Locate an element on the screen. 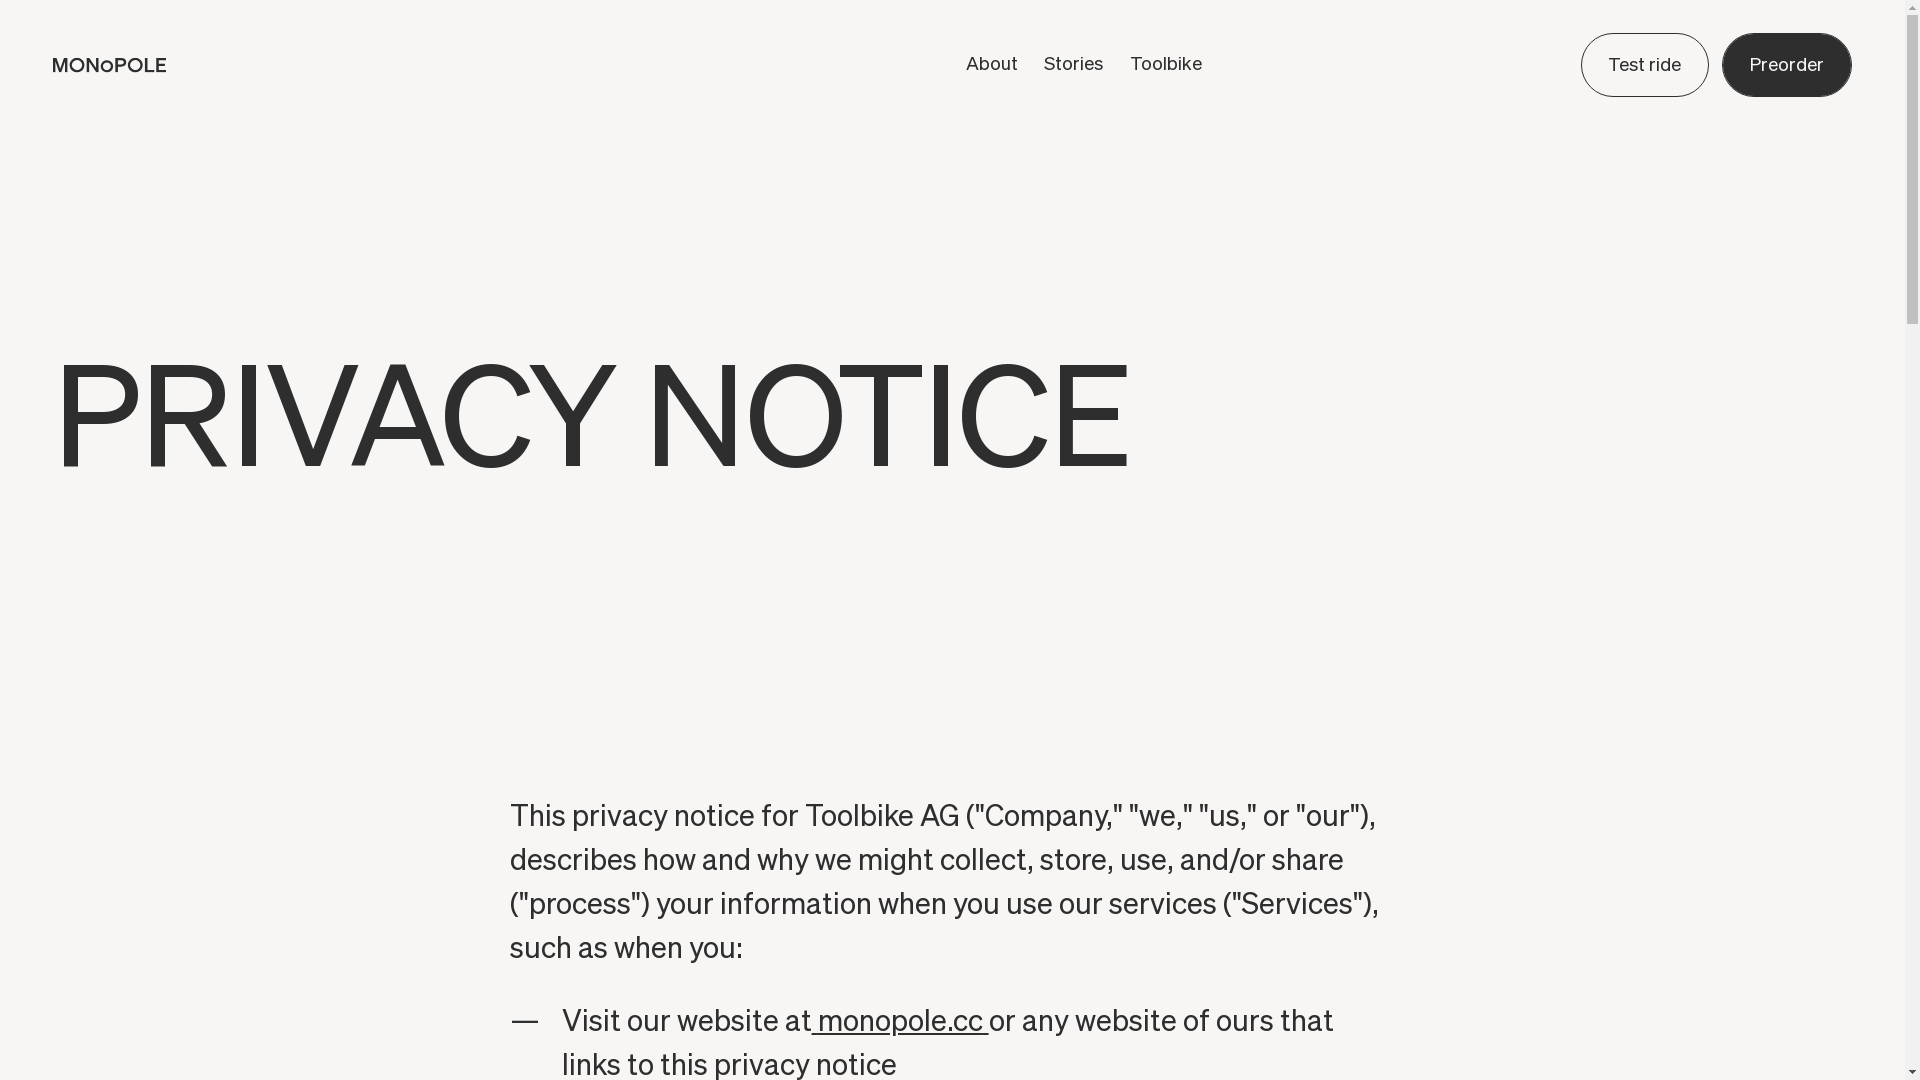 The image size is (1920, 1080). 'monopole.cc' is located at coordinates (899, 1022).